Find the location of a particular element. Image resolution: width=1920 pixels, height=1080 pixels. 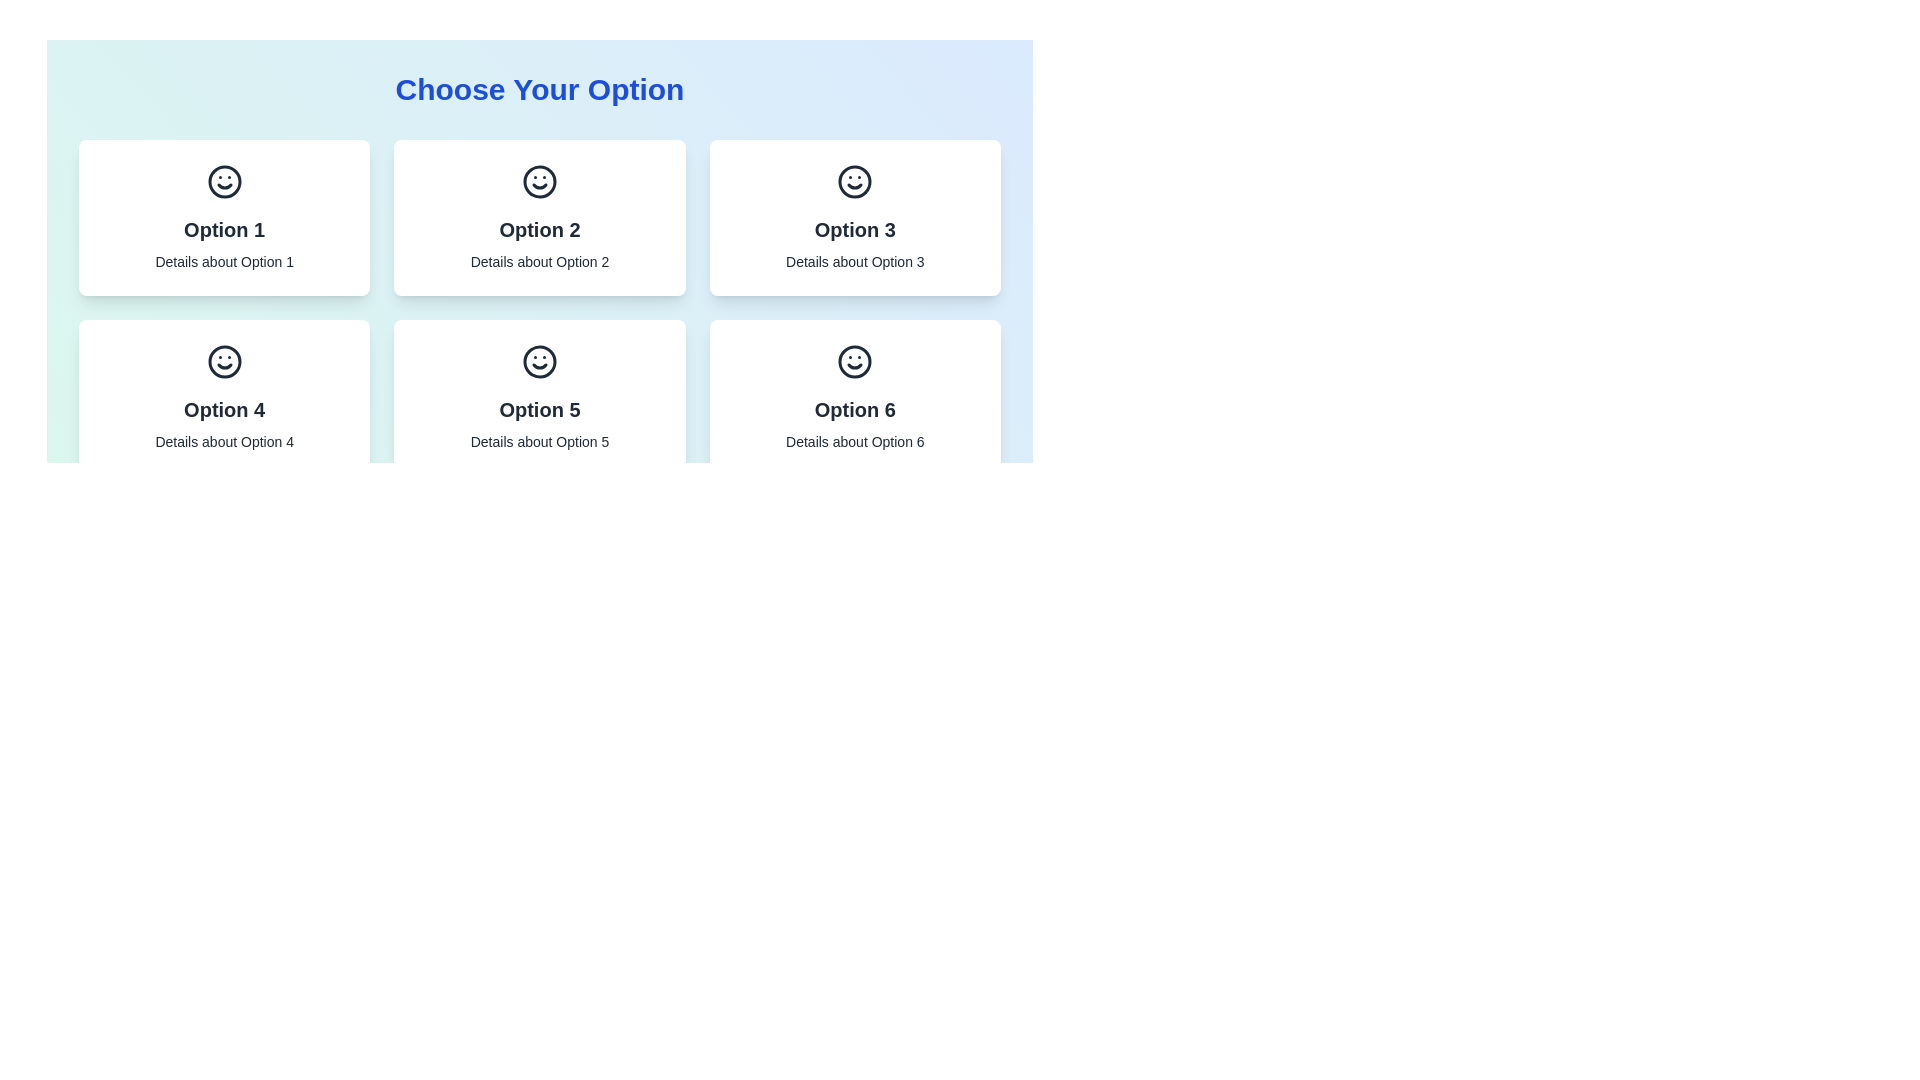

the circular outline icon representing a smiling face, which is located in the lower left quadrant of the 'Option 4' card is located at coordinates (224, 362).